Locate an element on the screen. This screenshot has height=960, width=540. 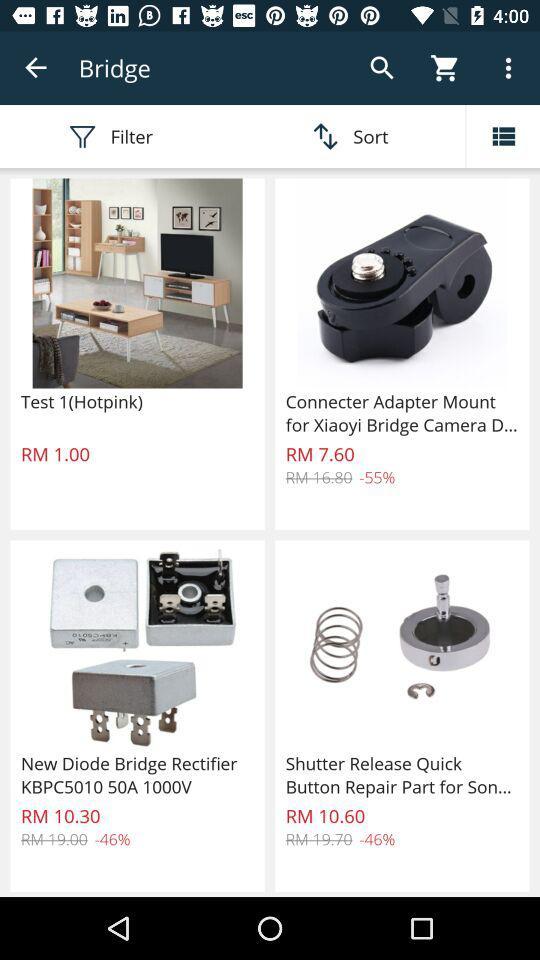
item above filter is located at coordinates (36, 68).